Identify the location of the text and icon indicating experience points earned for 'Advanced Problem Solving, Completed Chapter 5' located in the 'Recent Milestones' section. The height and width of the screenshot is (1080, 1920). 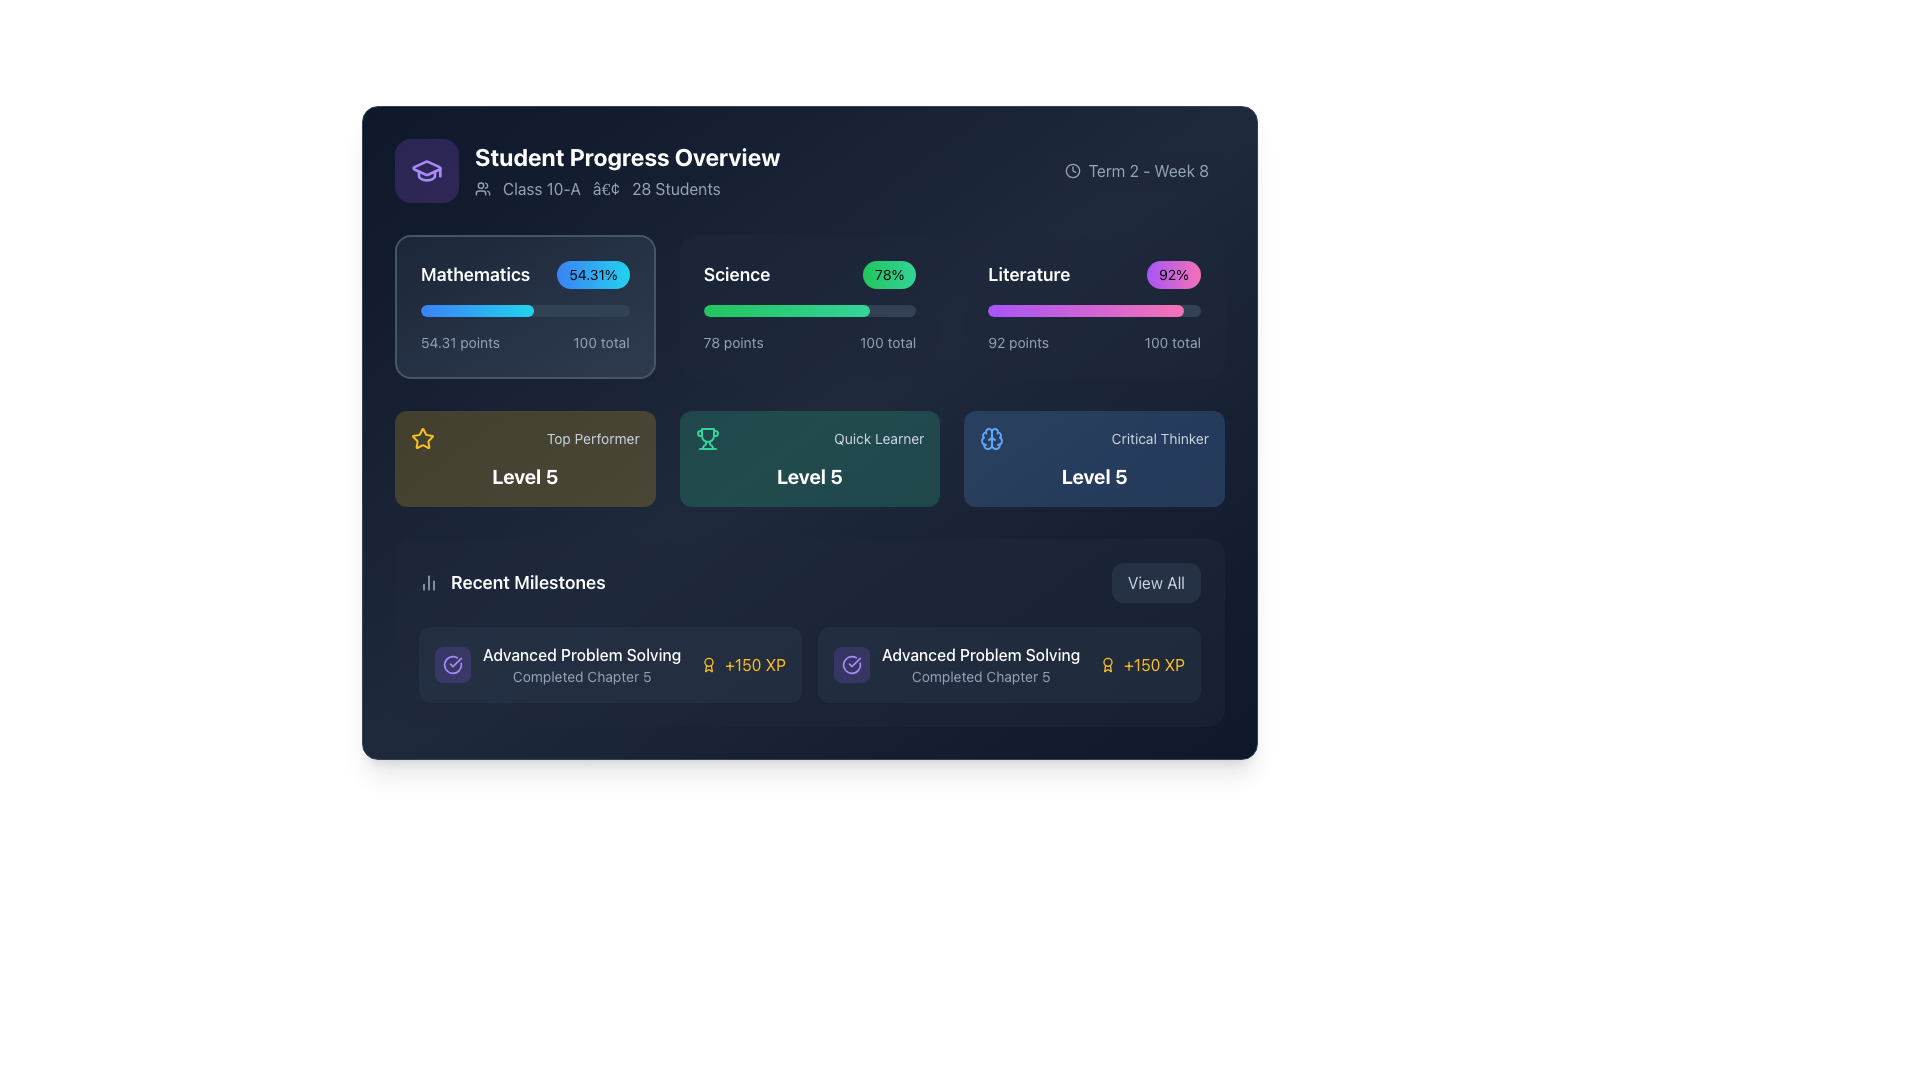
(742, 664).